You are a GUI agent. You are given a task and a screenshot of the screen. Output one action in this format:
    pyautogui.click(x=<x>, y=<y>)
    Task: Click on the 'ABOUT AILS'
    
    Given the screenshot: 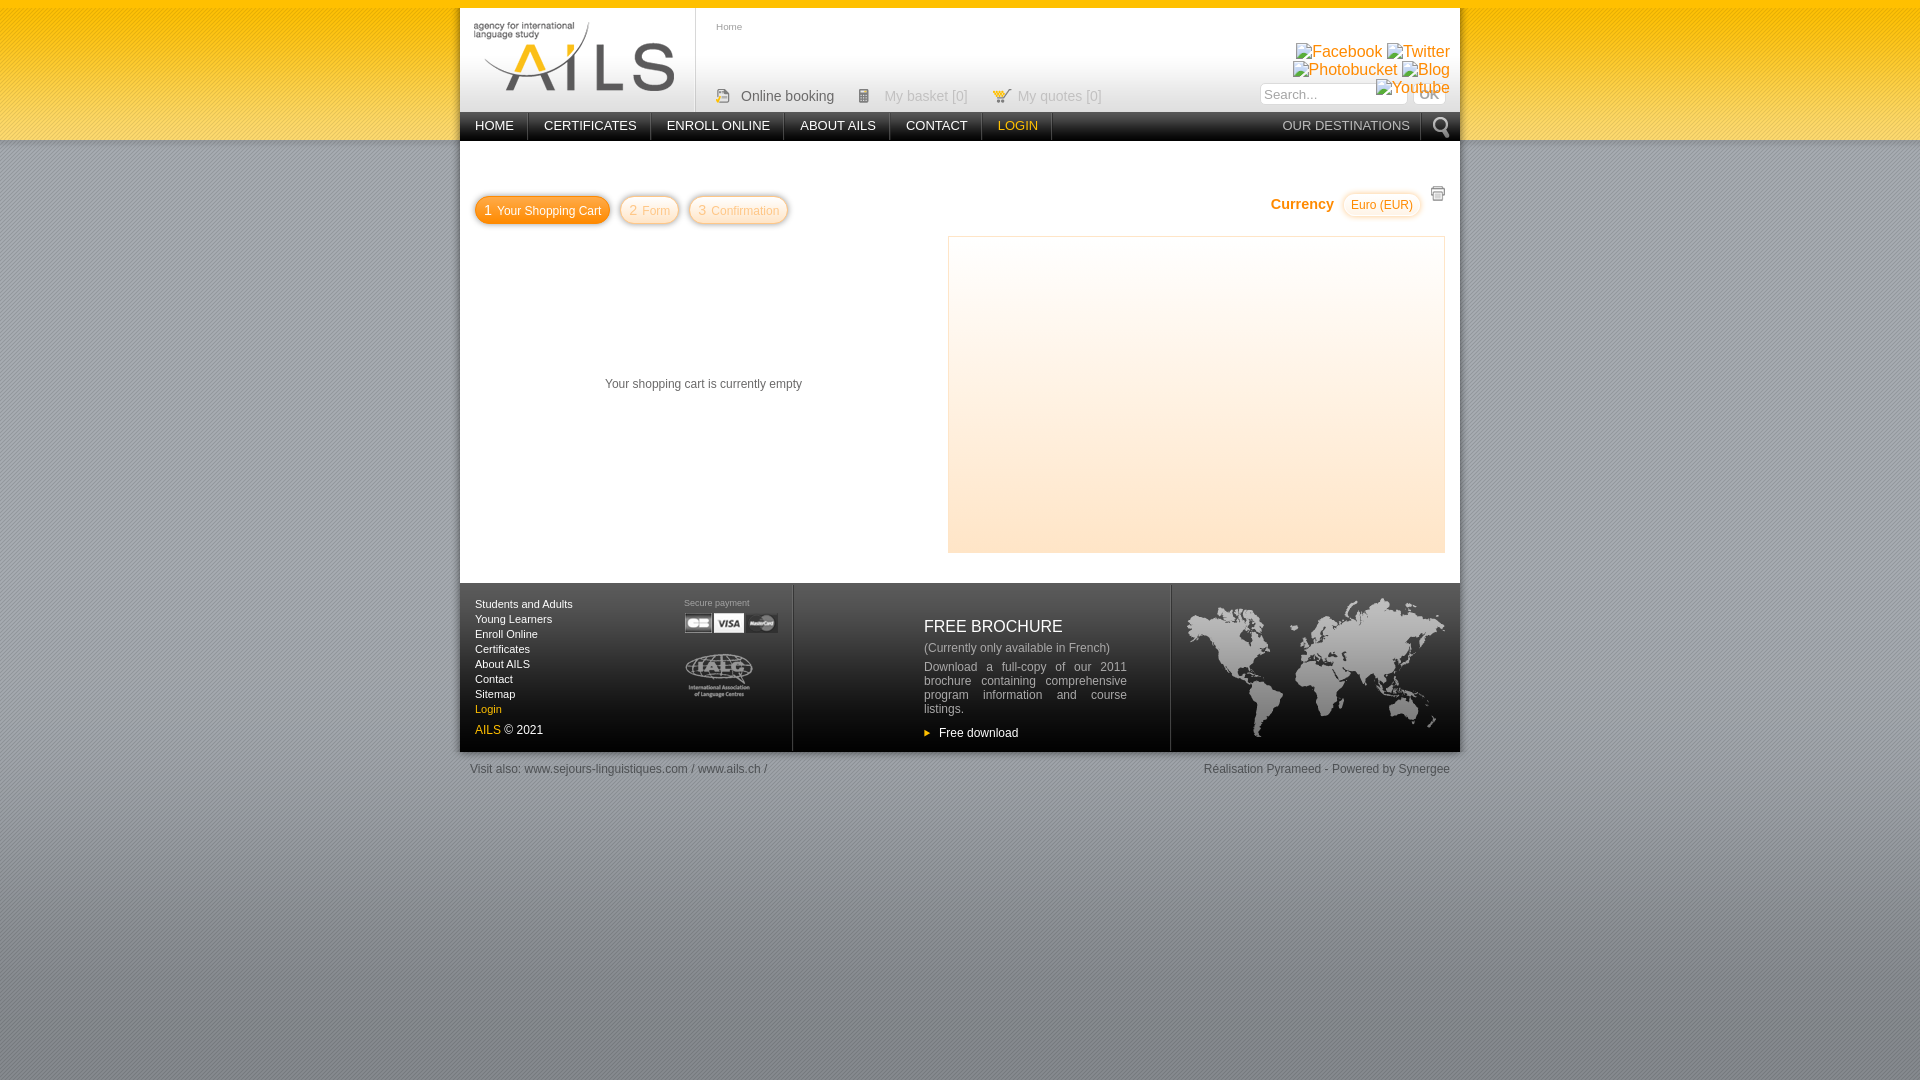 What is the action you would take?
    pyautogui.click(x=838, y=126)
    